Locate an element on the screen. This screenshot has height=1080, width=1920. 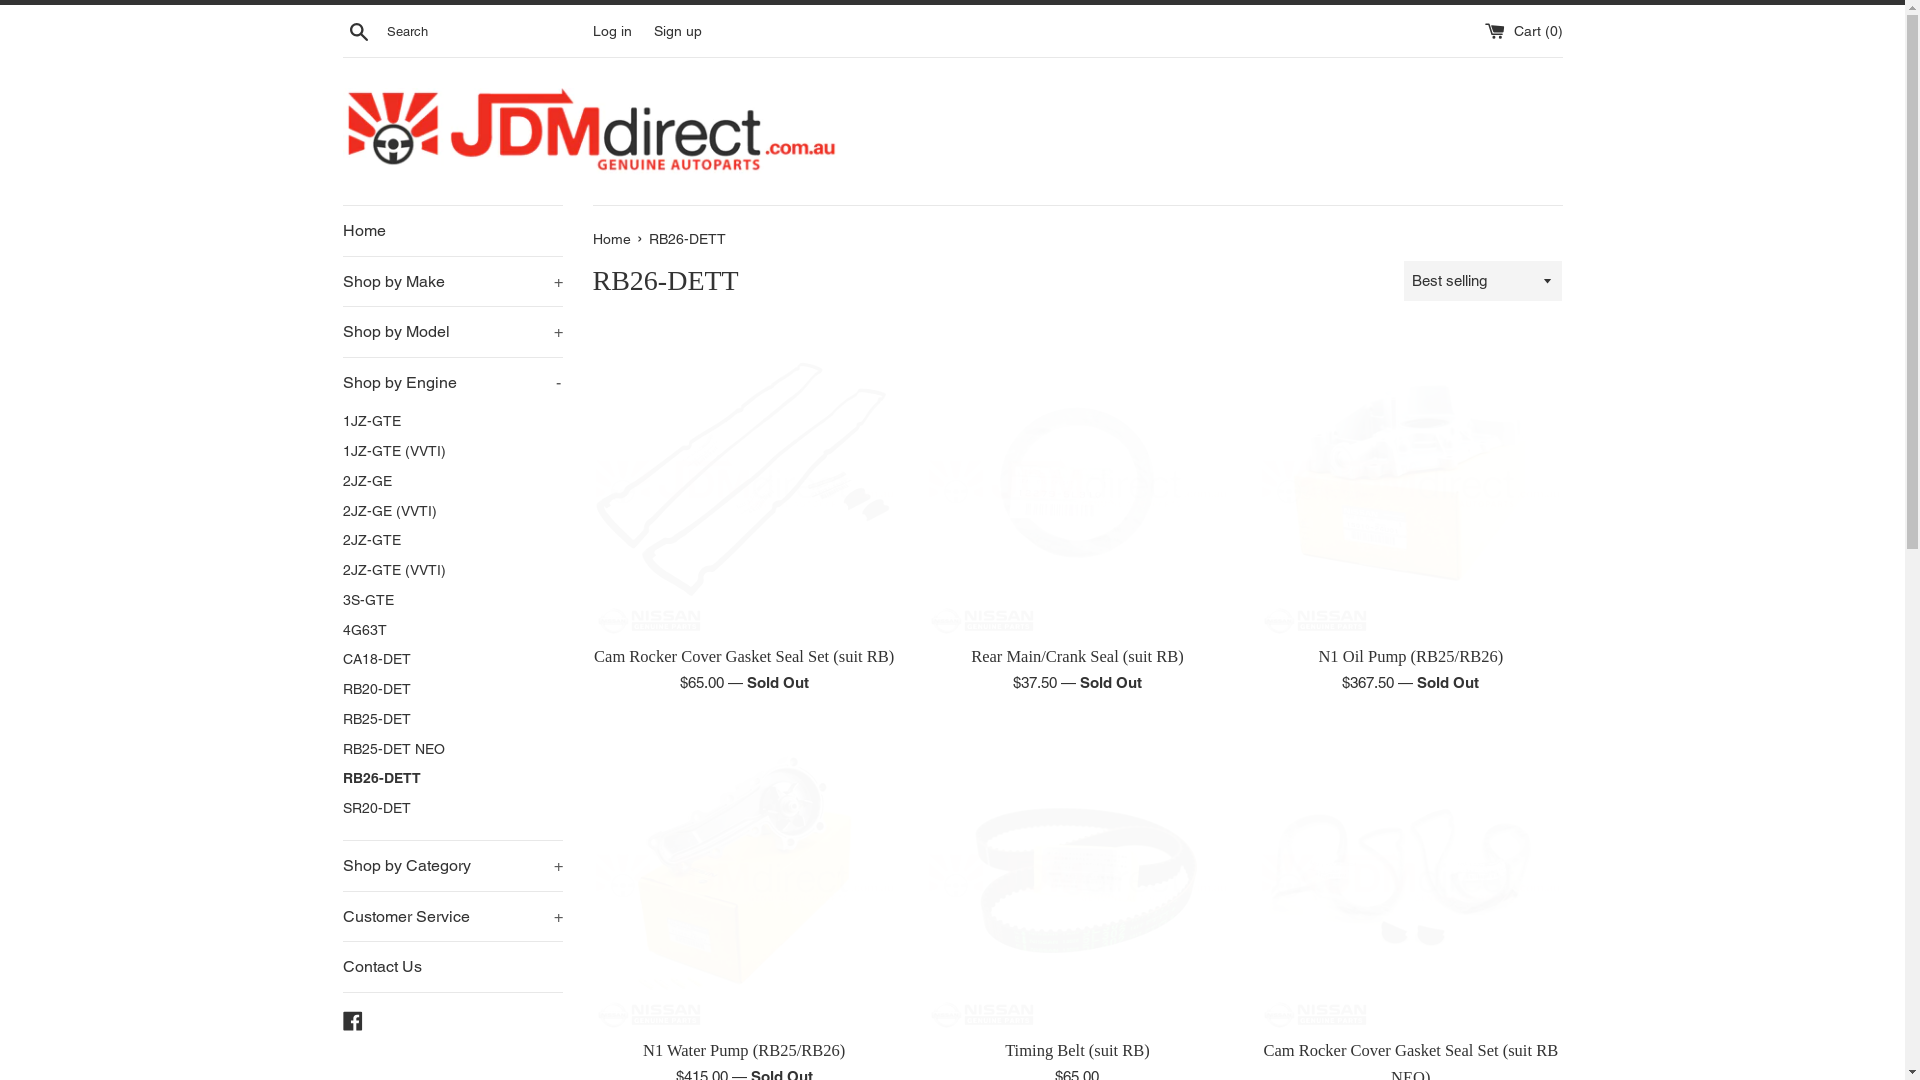
'Cam Rocker Cover Gasket Seal Set (suit RB)' is located at coordinates (743, 656).